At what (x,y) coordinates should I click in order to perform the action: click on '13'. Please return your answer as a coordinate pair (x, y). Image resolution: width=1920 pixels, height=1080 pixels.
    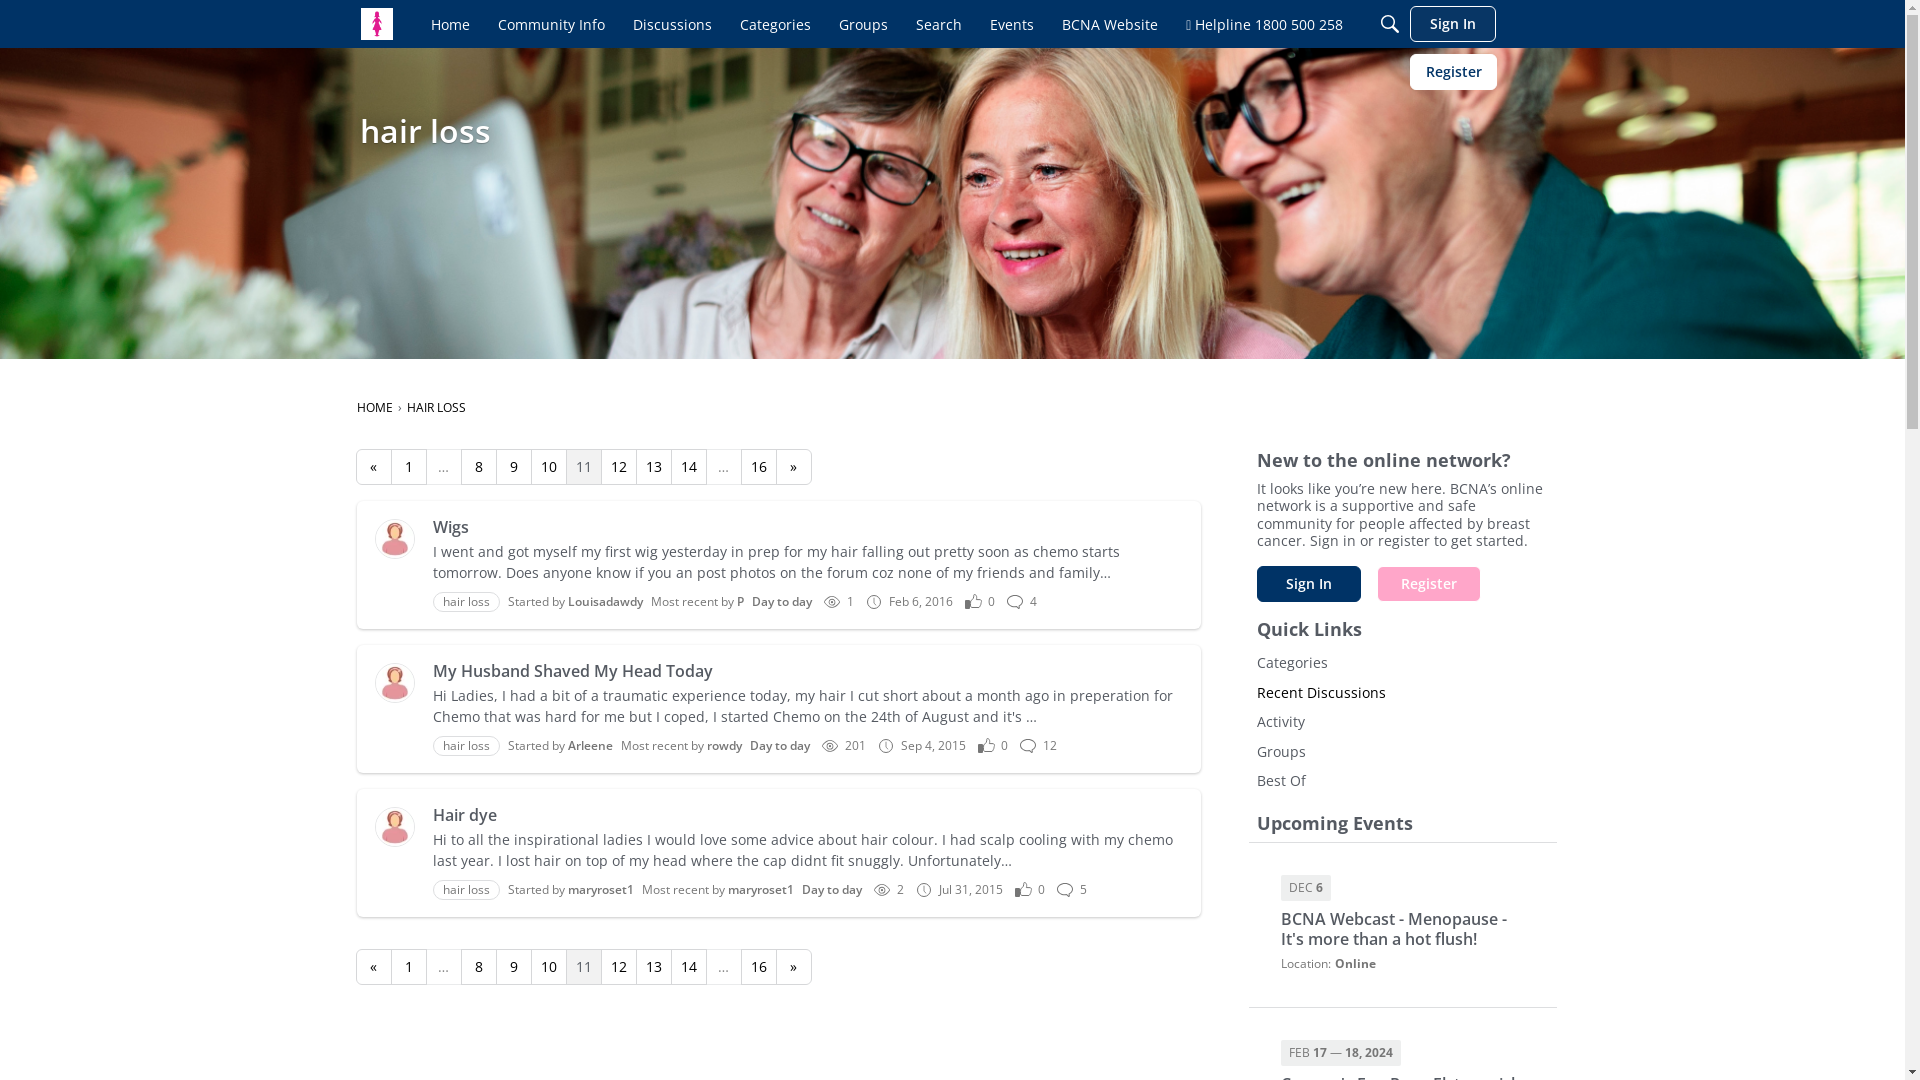
    Looking at the image, I should click on (653, 466).